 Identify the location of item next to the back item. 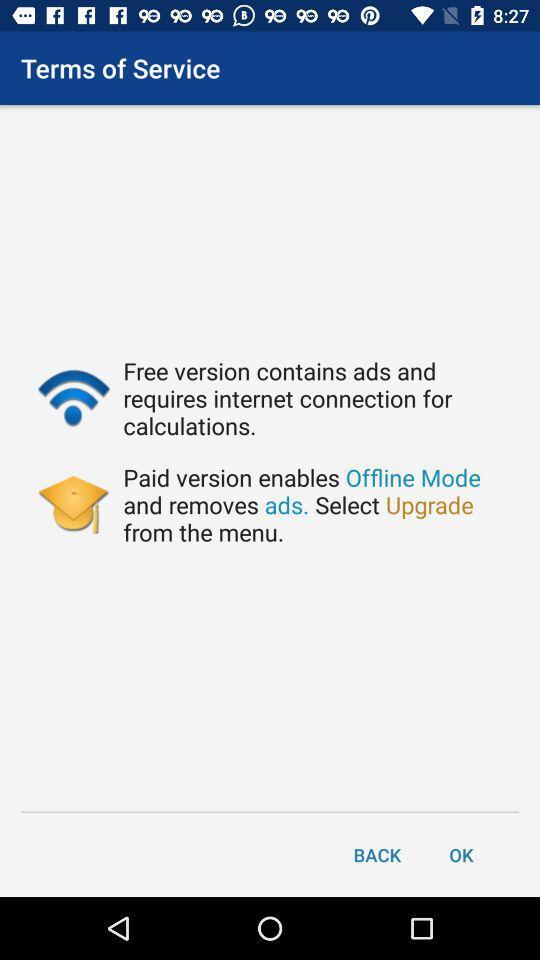
(461, 853).